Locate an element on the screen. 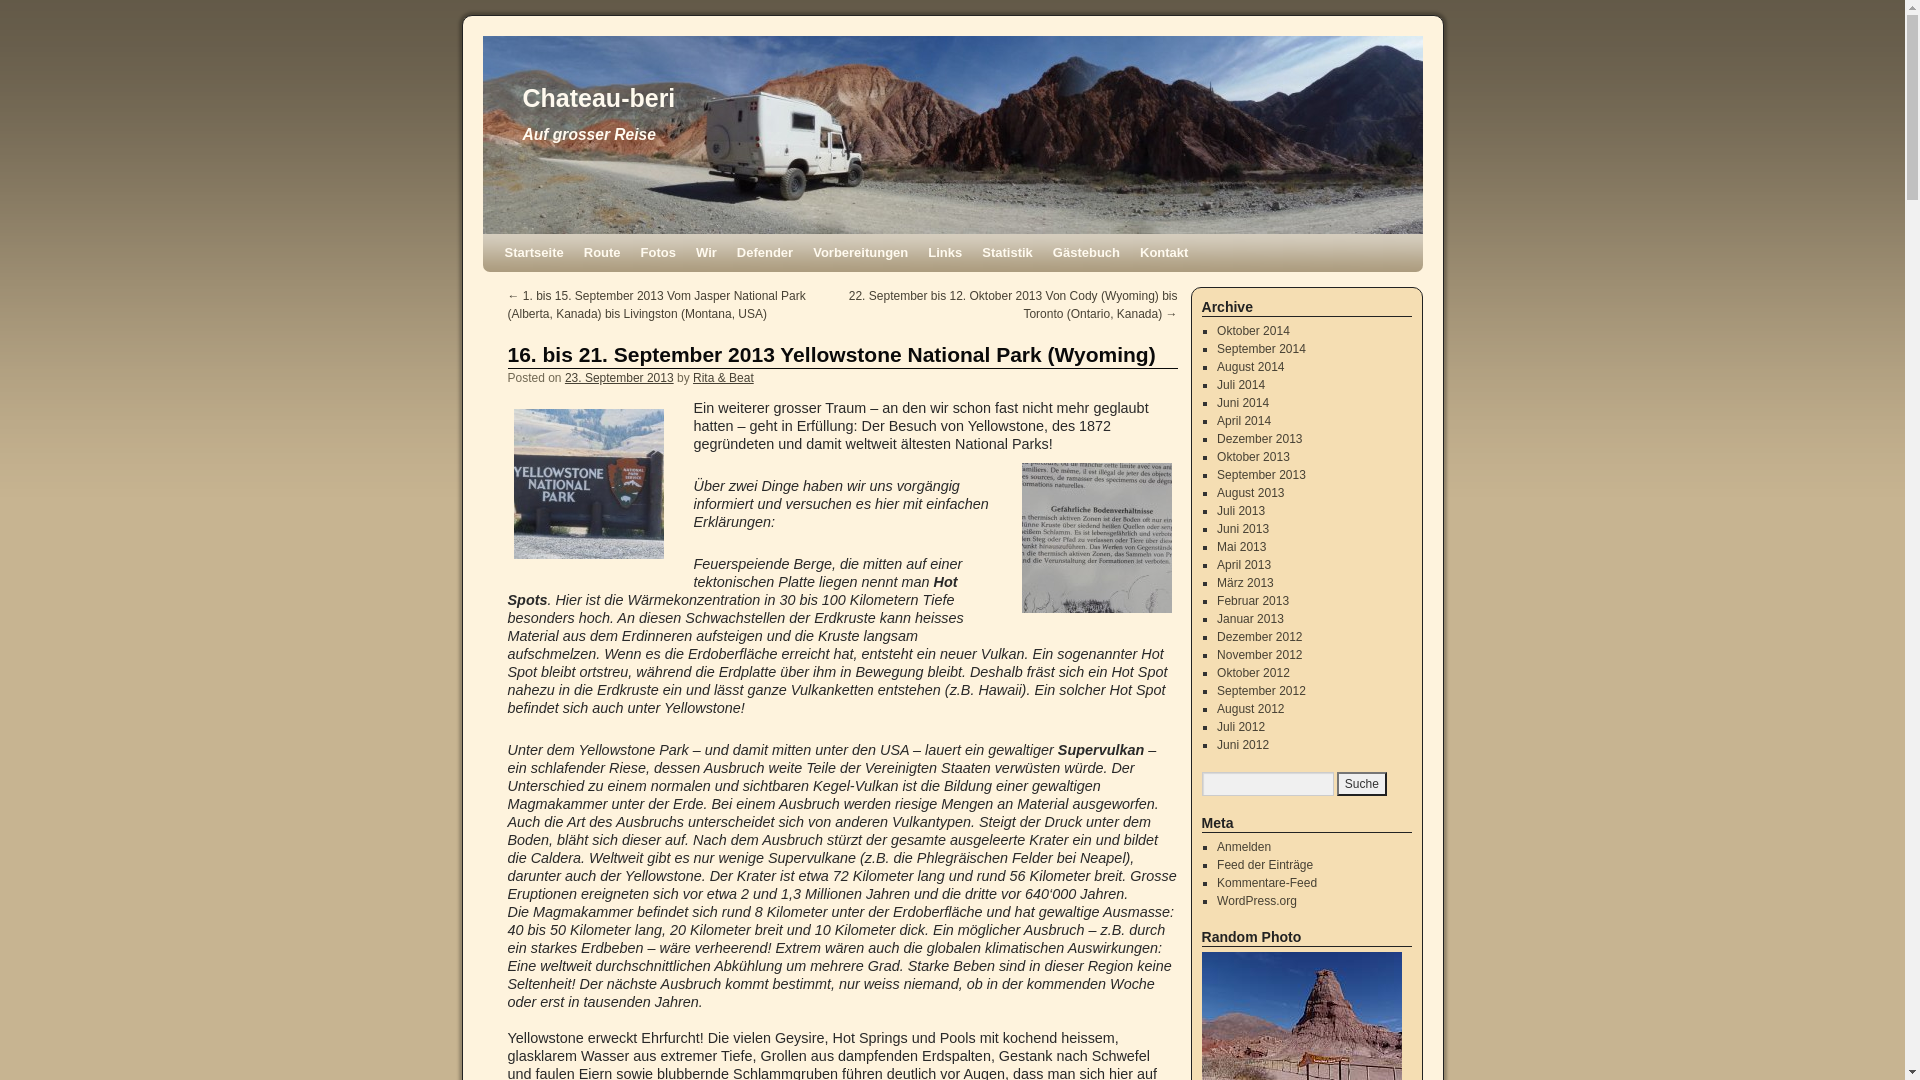 The width and height of the screenshot is (1920, 1080). 'November 2012' is located at coordinates (1258, 655).